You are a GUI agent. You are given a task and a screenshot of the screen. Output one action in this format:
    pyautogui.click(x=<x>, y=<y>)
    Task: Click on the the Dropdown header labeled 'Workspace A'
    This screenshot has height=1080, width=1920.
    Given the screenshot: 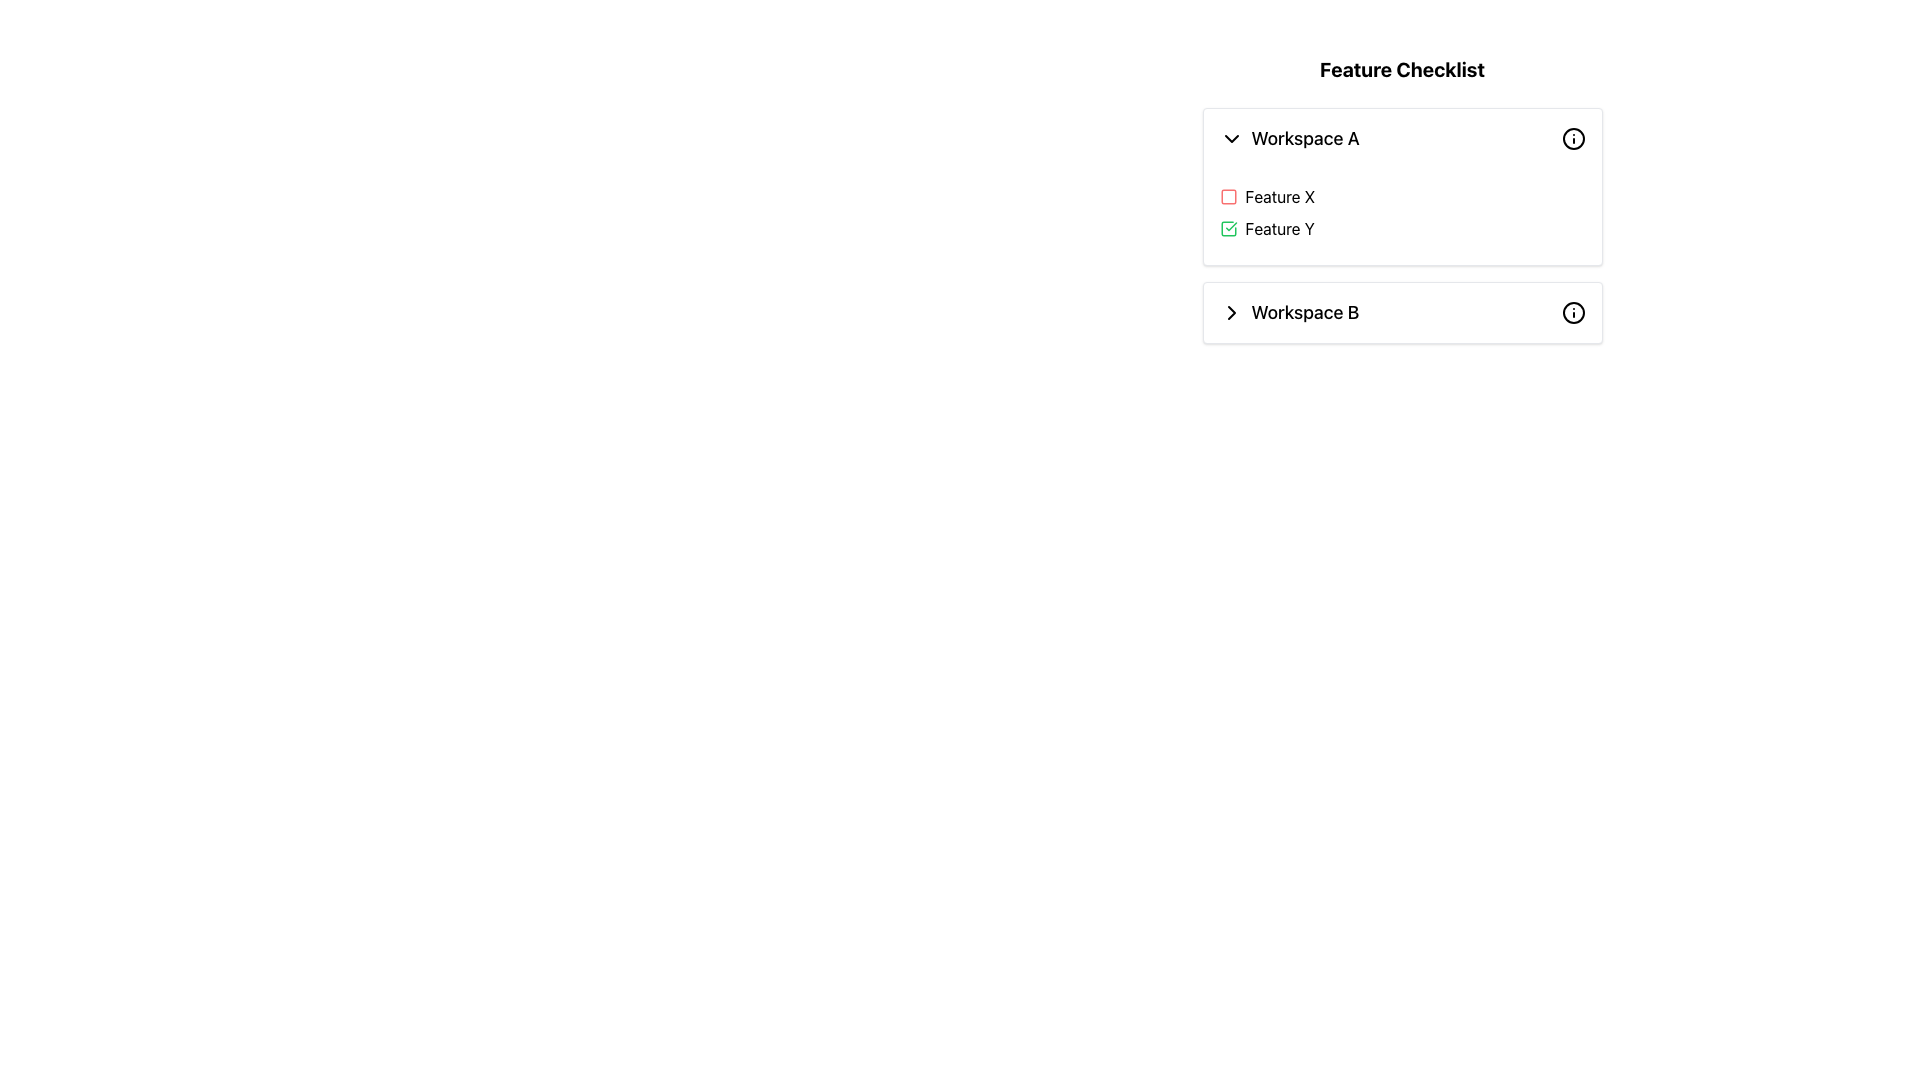 What is the action you would take?
    pyautogui.click(x=1289, y=137)
    